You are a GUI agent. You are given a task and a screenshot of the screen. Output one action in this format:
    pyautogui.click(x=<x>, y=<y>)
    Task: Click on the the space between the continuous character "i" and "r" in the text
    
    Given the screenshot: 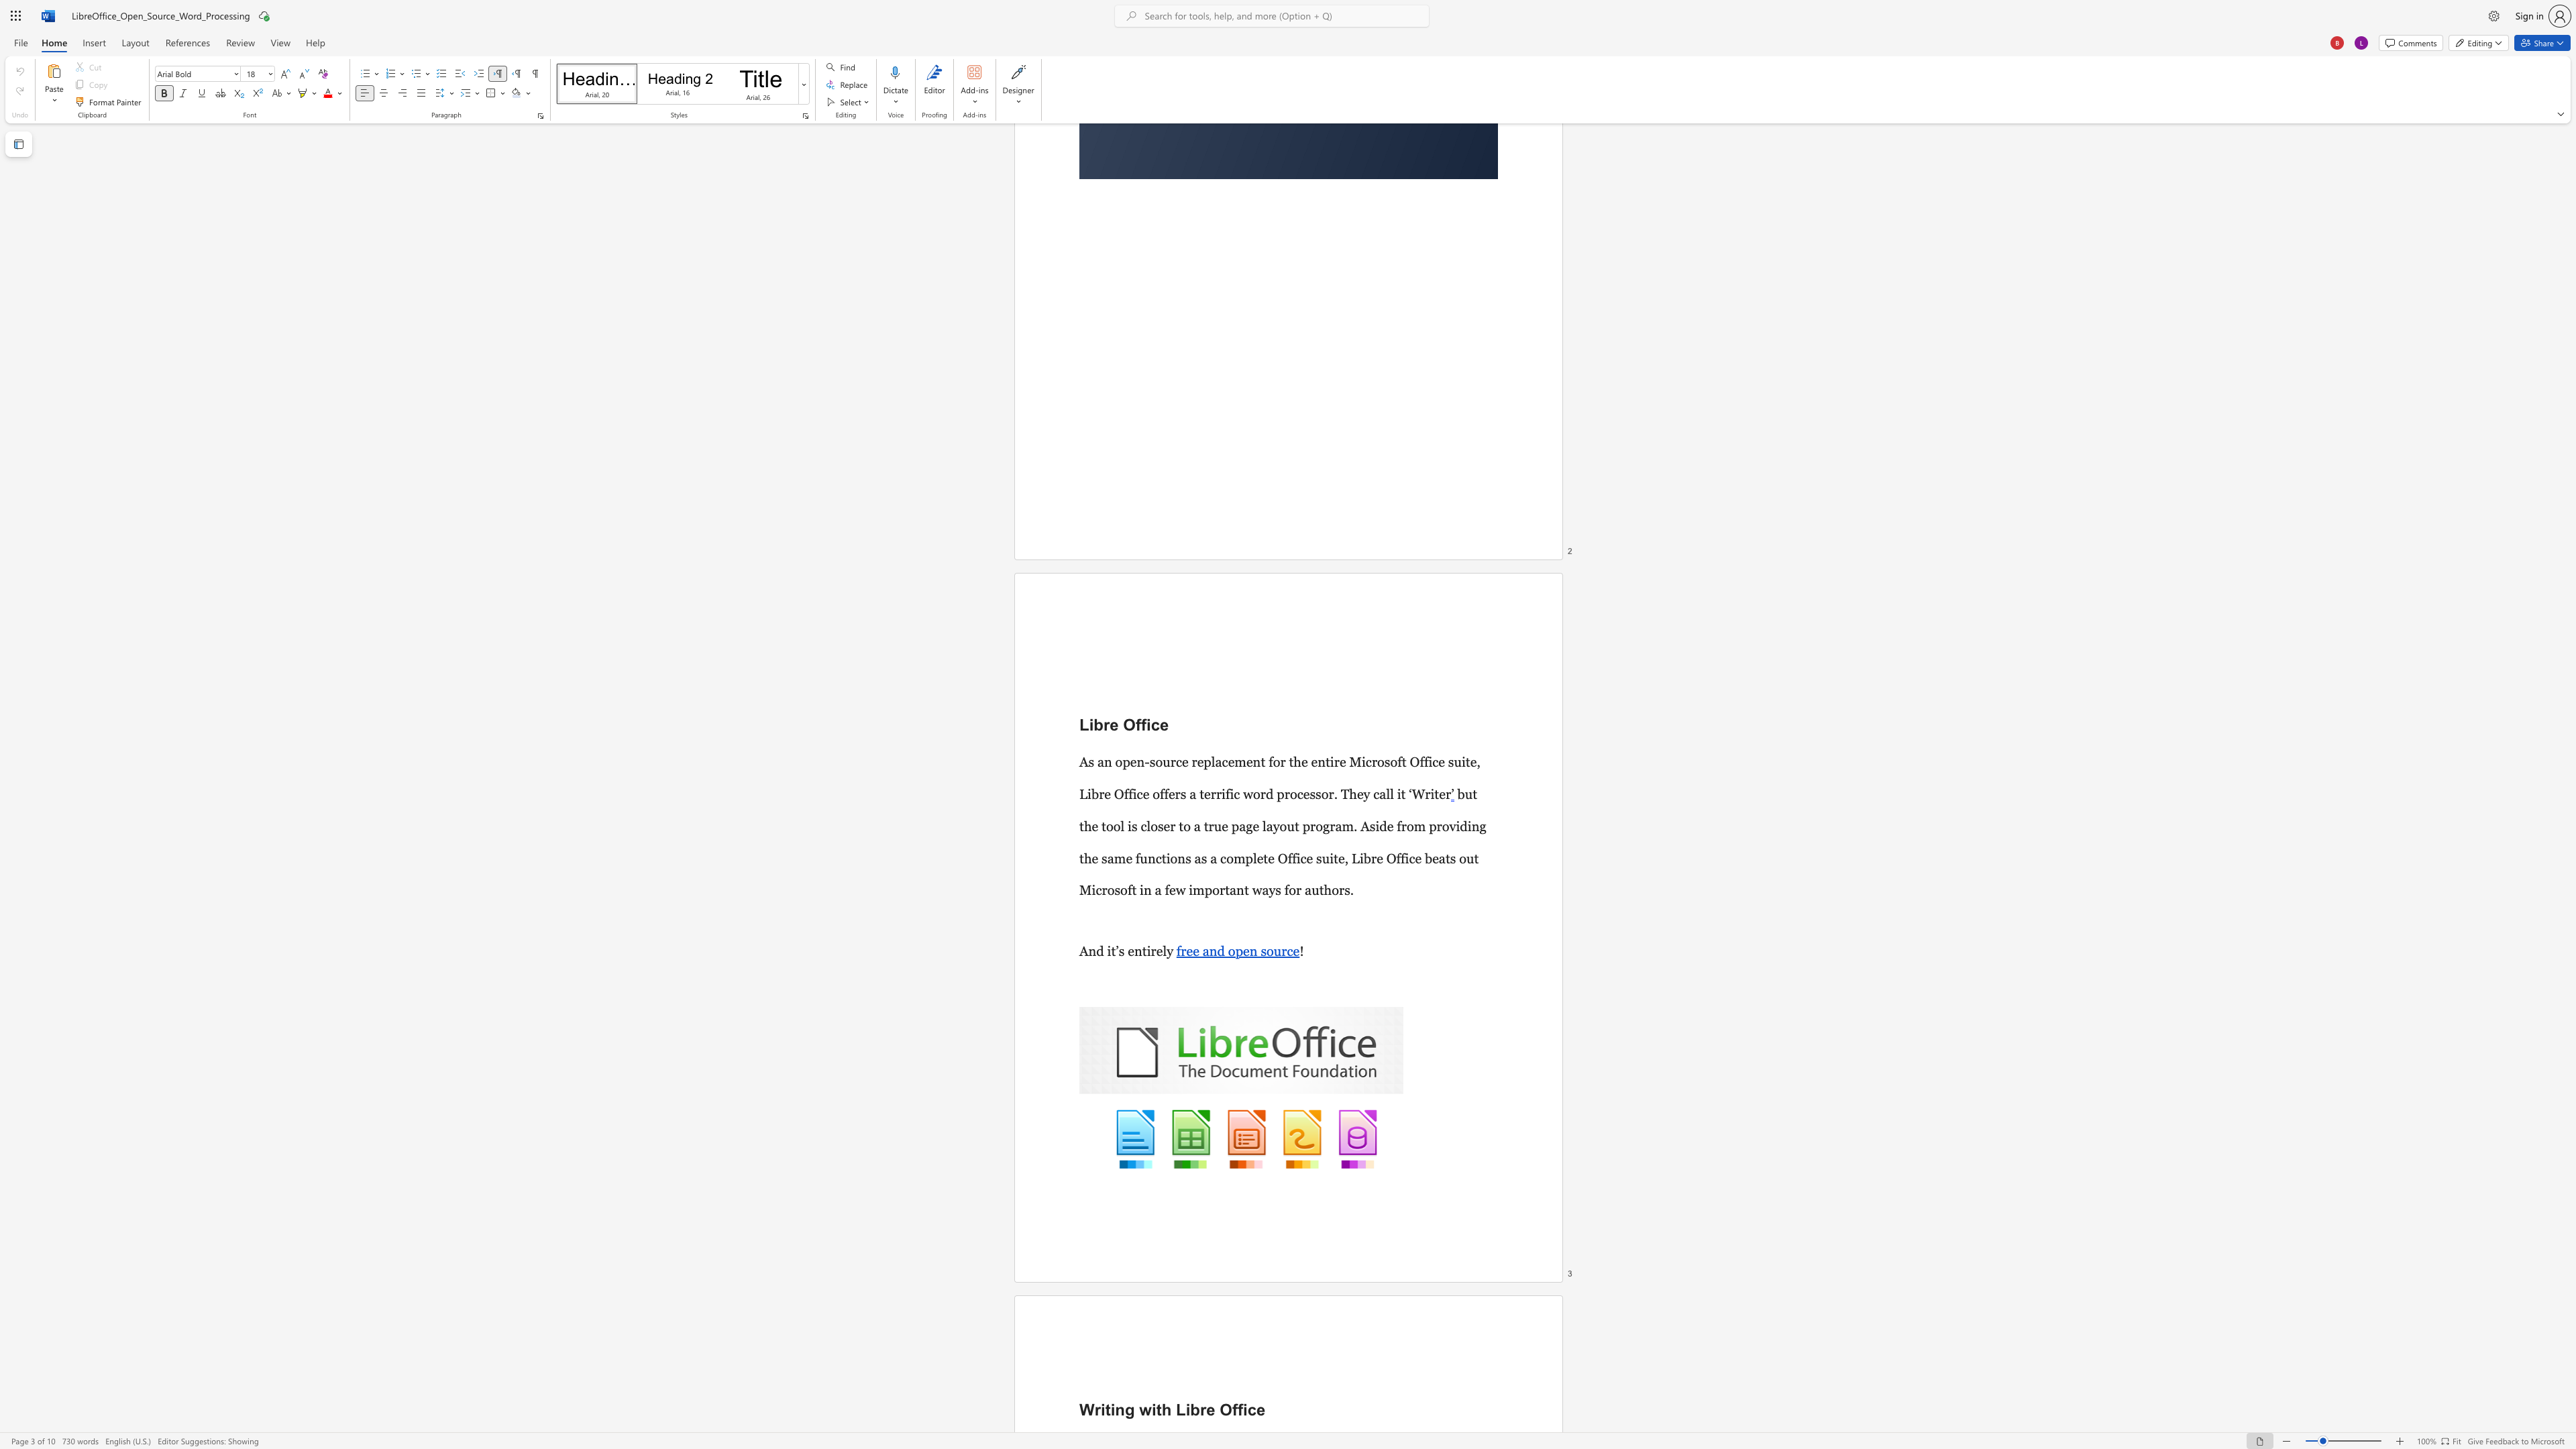 What is the action you would take?
    pyautogui.click(x=1150, y=951)
    